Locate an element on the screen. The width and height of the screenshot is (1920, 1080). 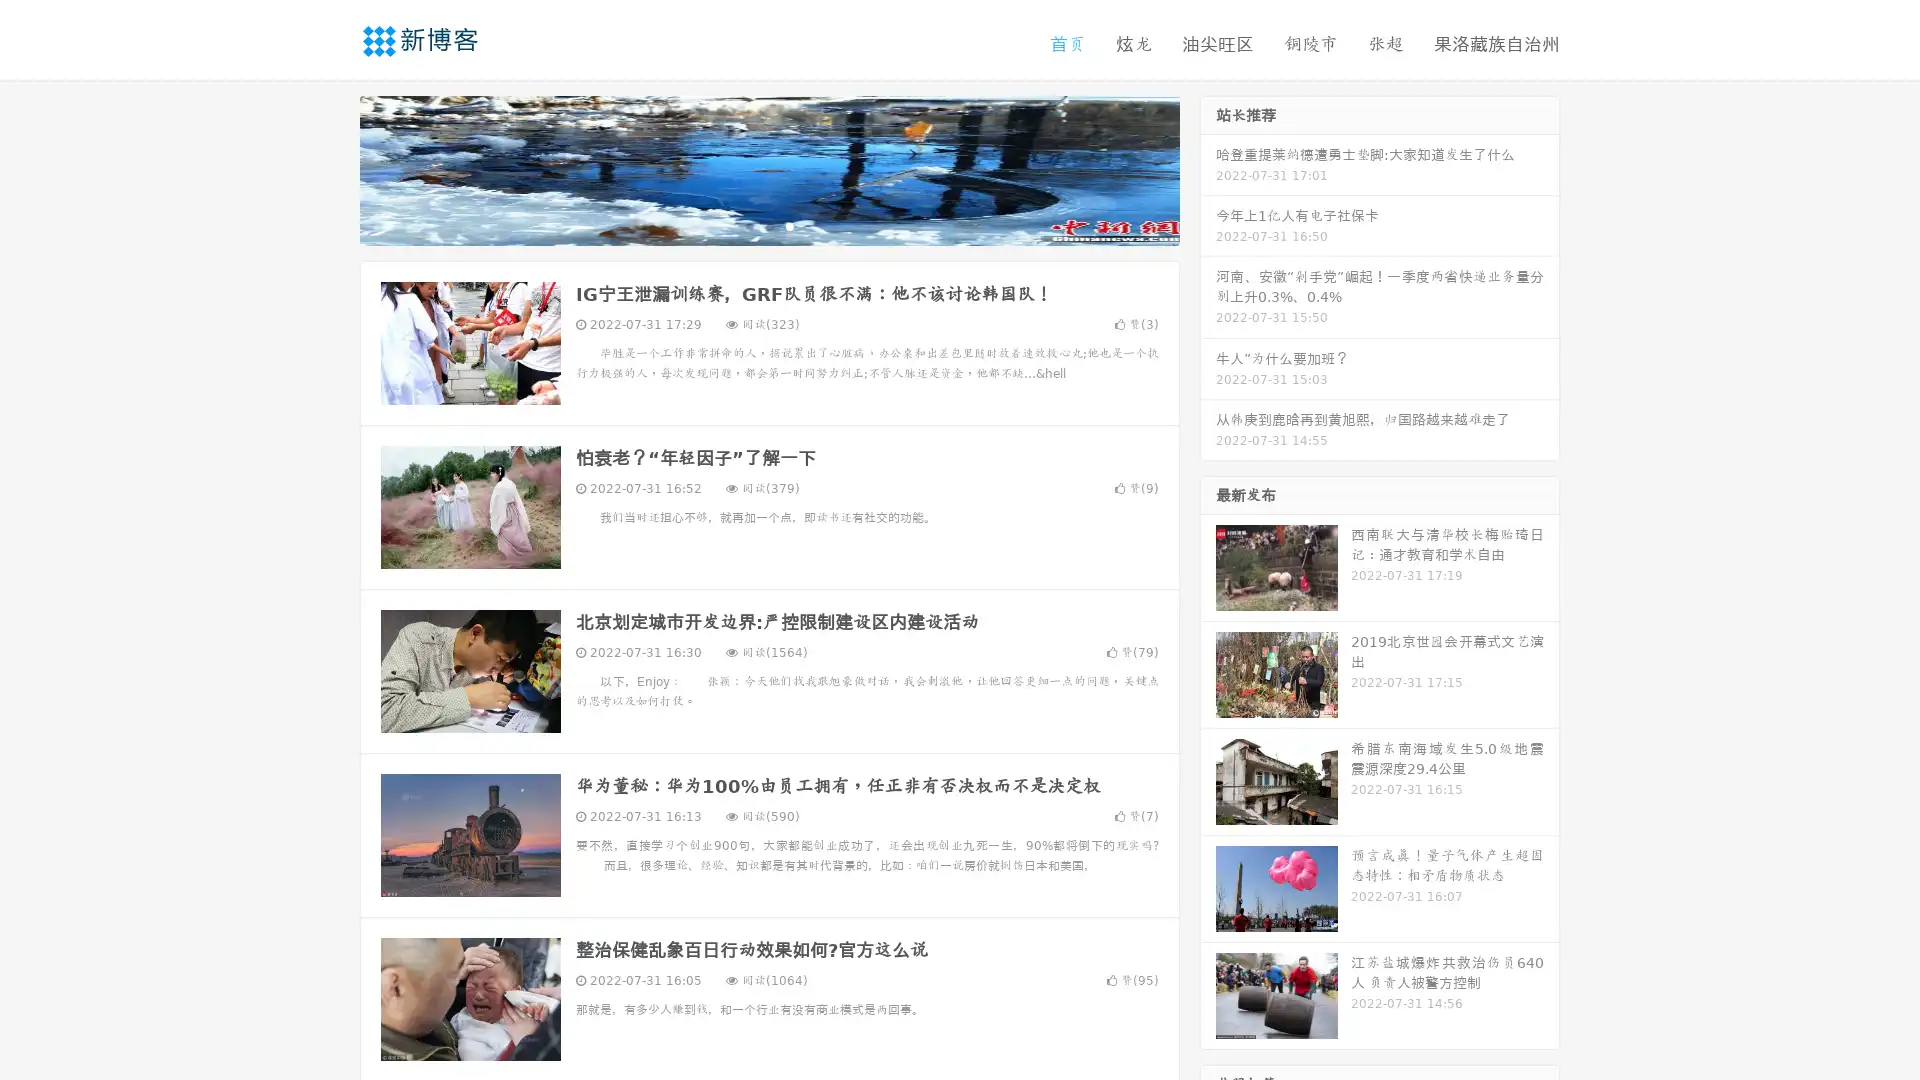
Go to slide 2 is located at coordinates (768, 225).